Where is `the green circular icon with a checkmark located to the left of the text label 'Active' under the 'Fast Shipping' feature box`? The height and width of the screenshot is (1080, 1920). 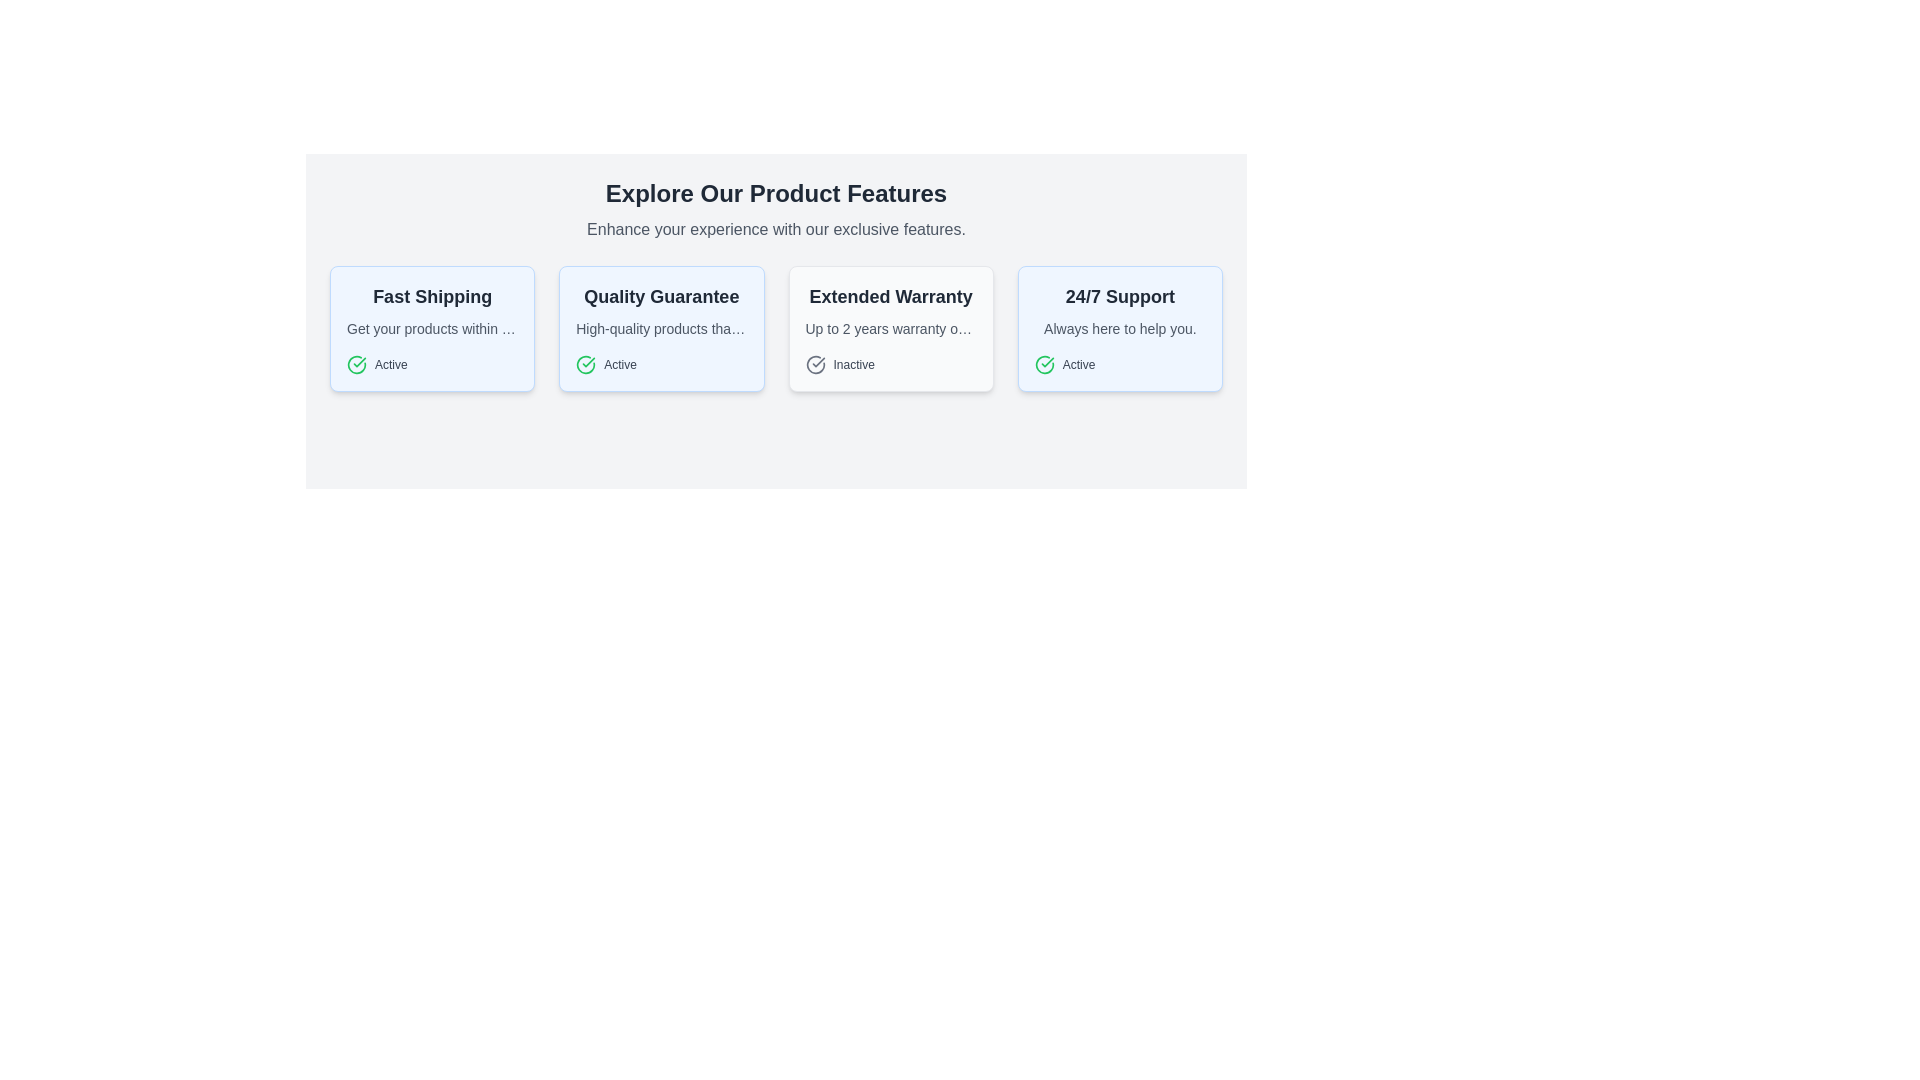 the green circular icon with a checkmark located to the left of the text label 'Active' under the 'Fast Shipping' feature box is located at coordinates (356, 365).